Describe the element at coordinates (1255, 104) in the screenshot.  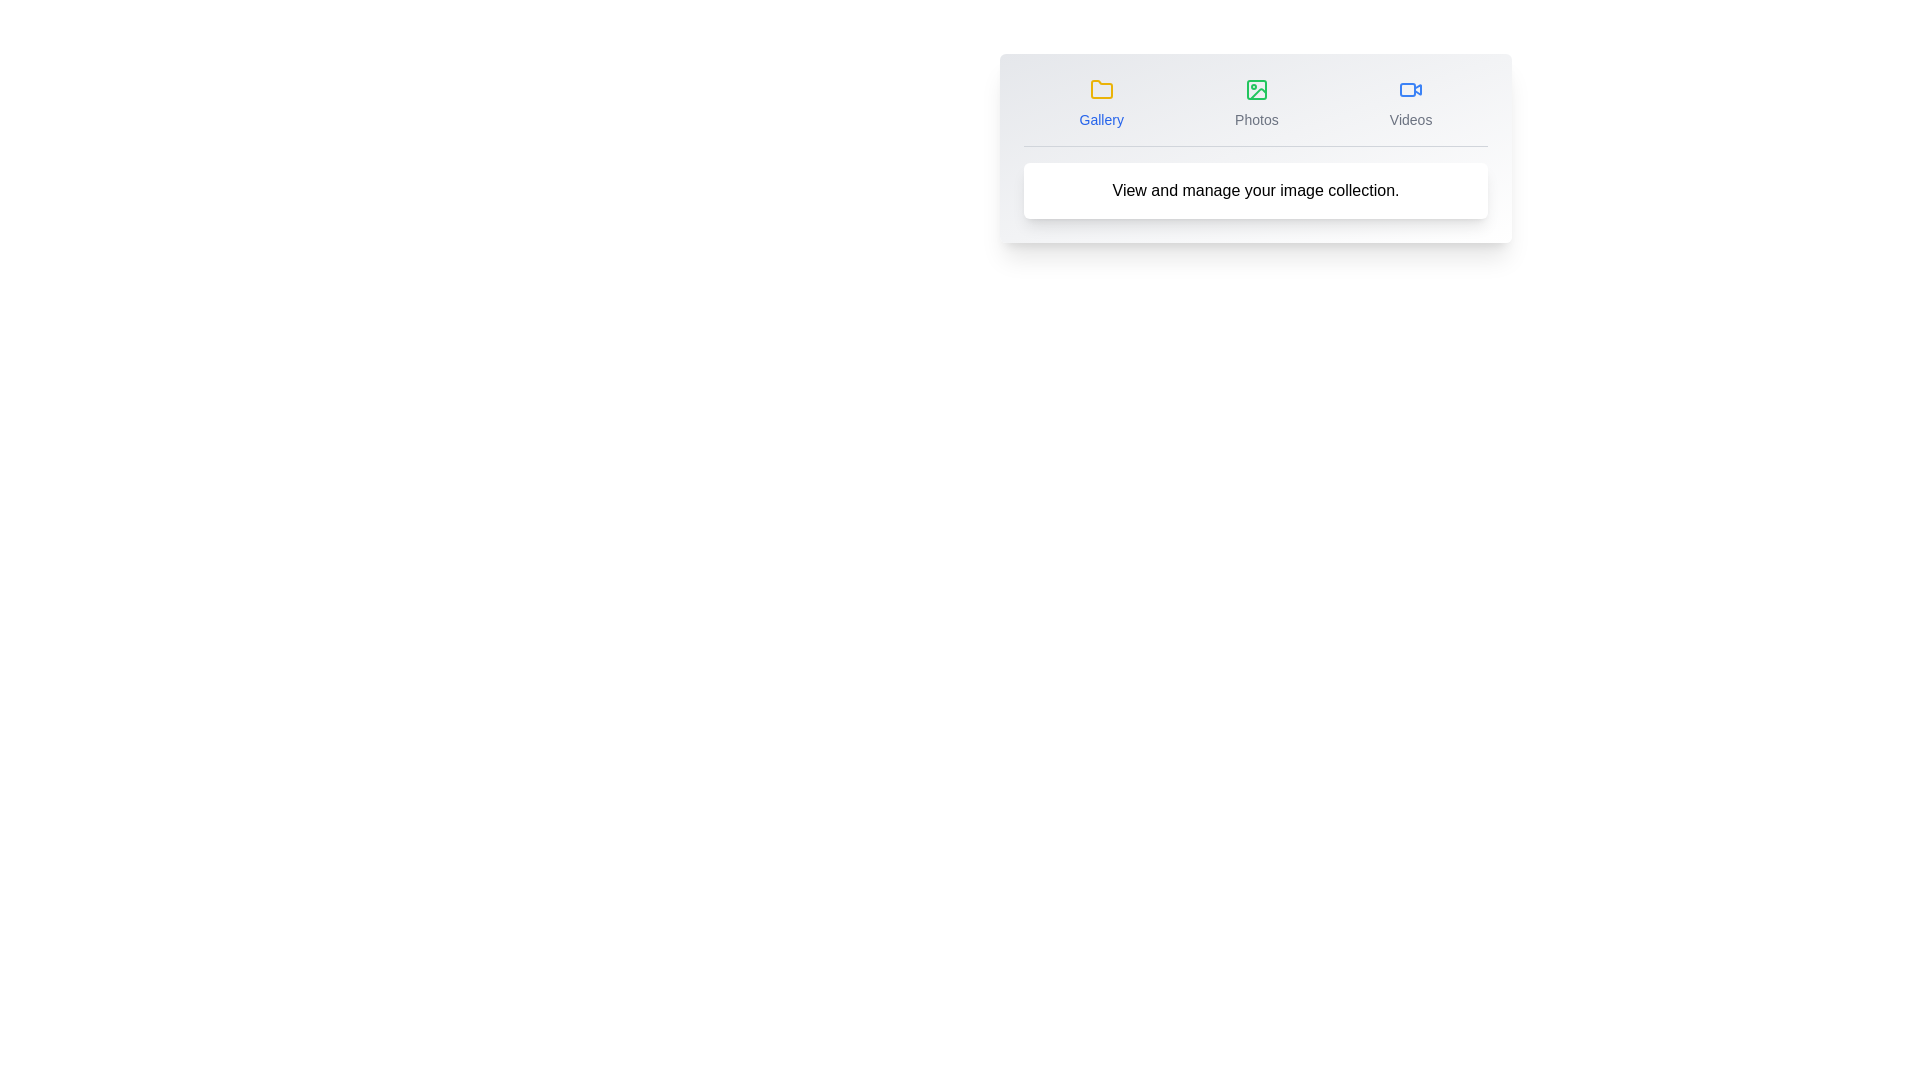
I see `the Photos tab` at that location.